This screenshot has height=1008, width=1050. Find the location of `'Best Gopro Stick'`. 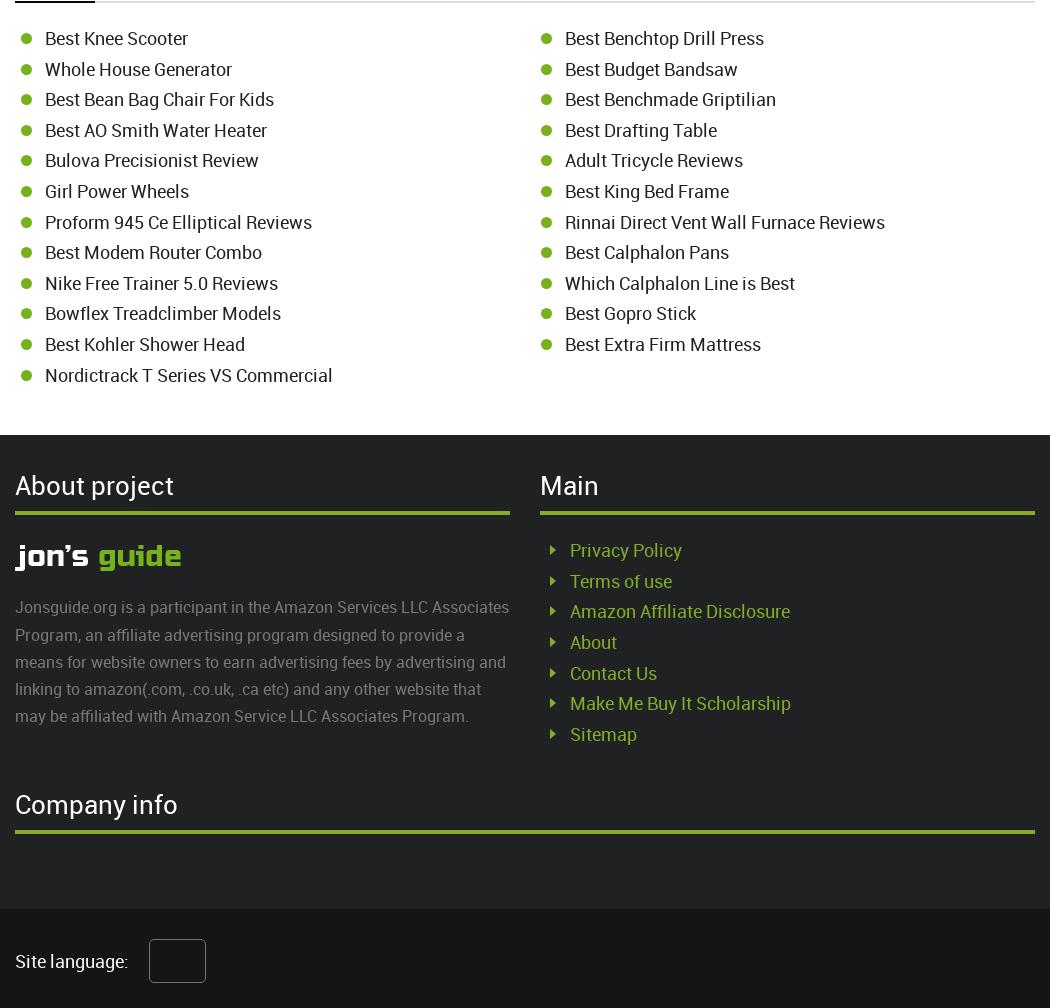

'Best Gopro Stick' is located at coordinates (564, 312).